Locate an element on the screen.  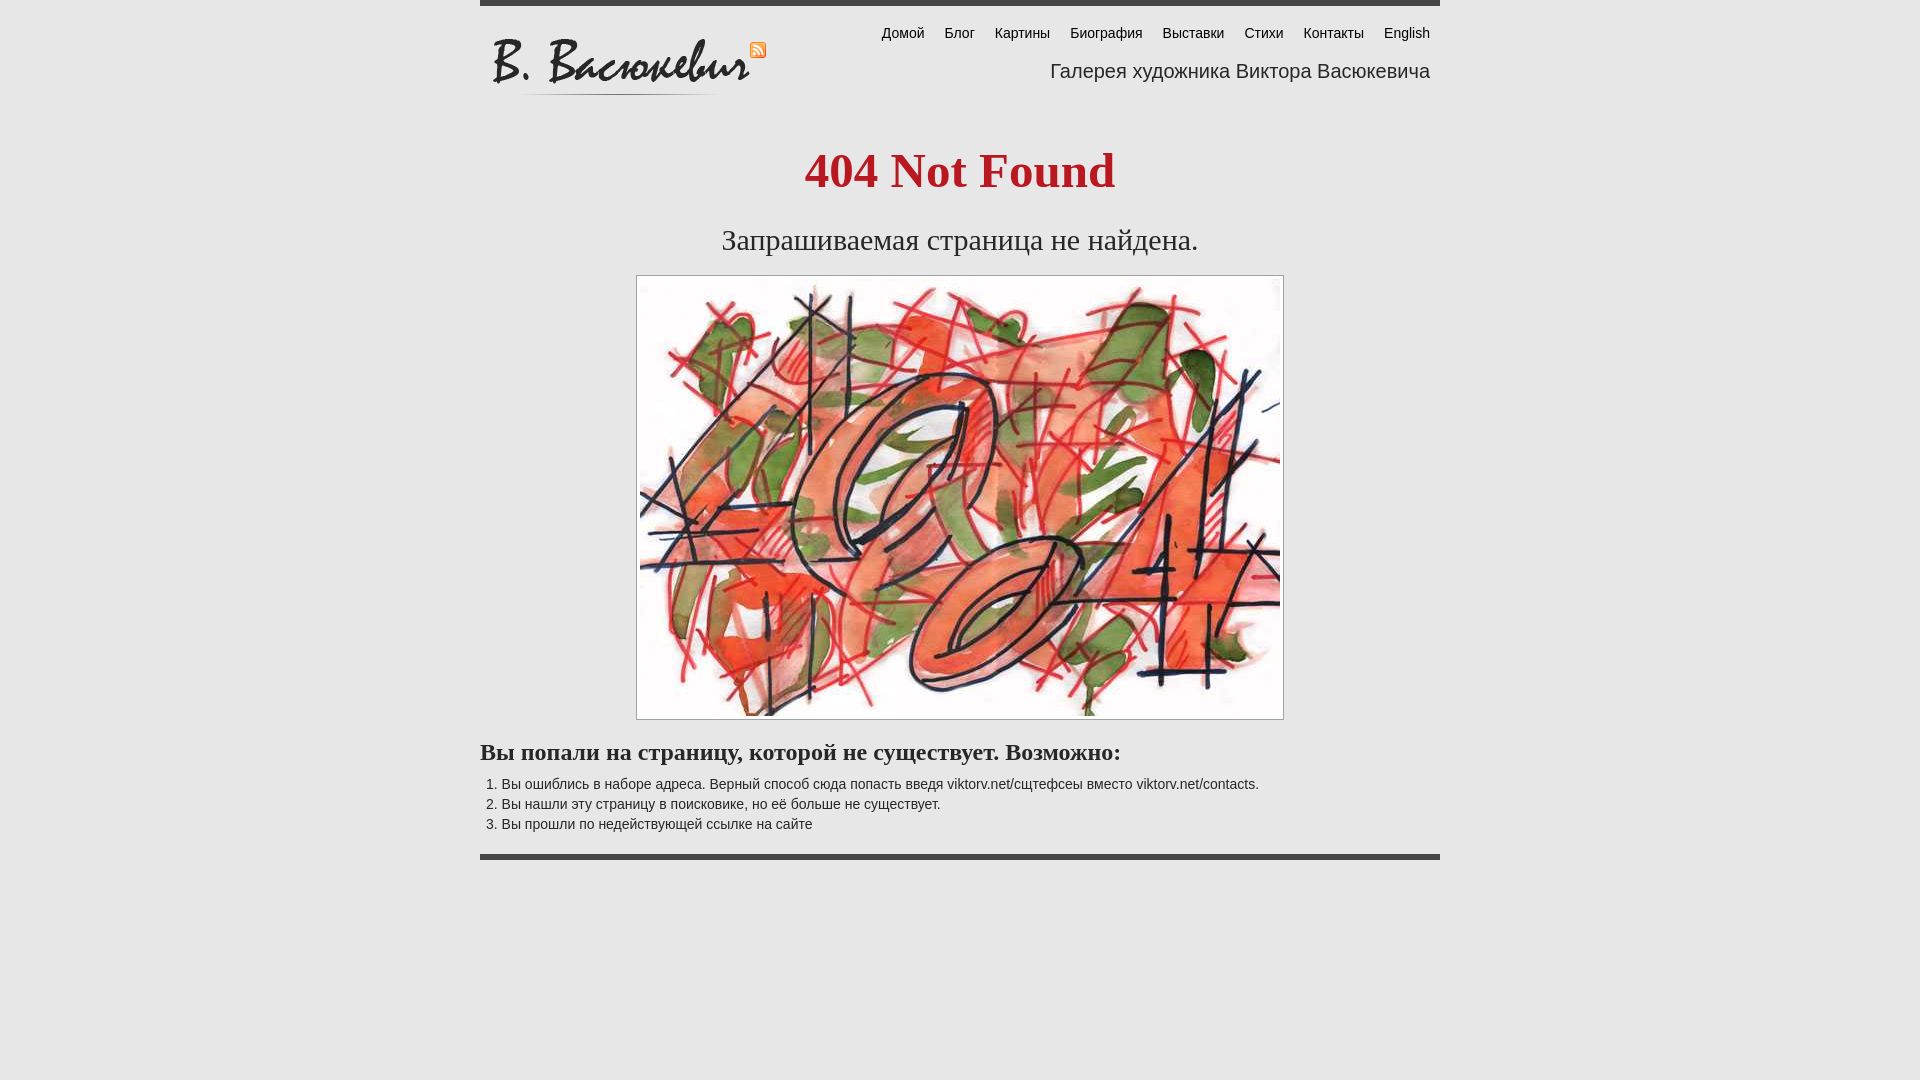
'RSS' is located at coordinates (757, 49).